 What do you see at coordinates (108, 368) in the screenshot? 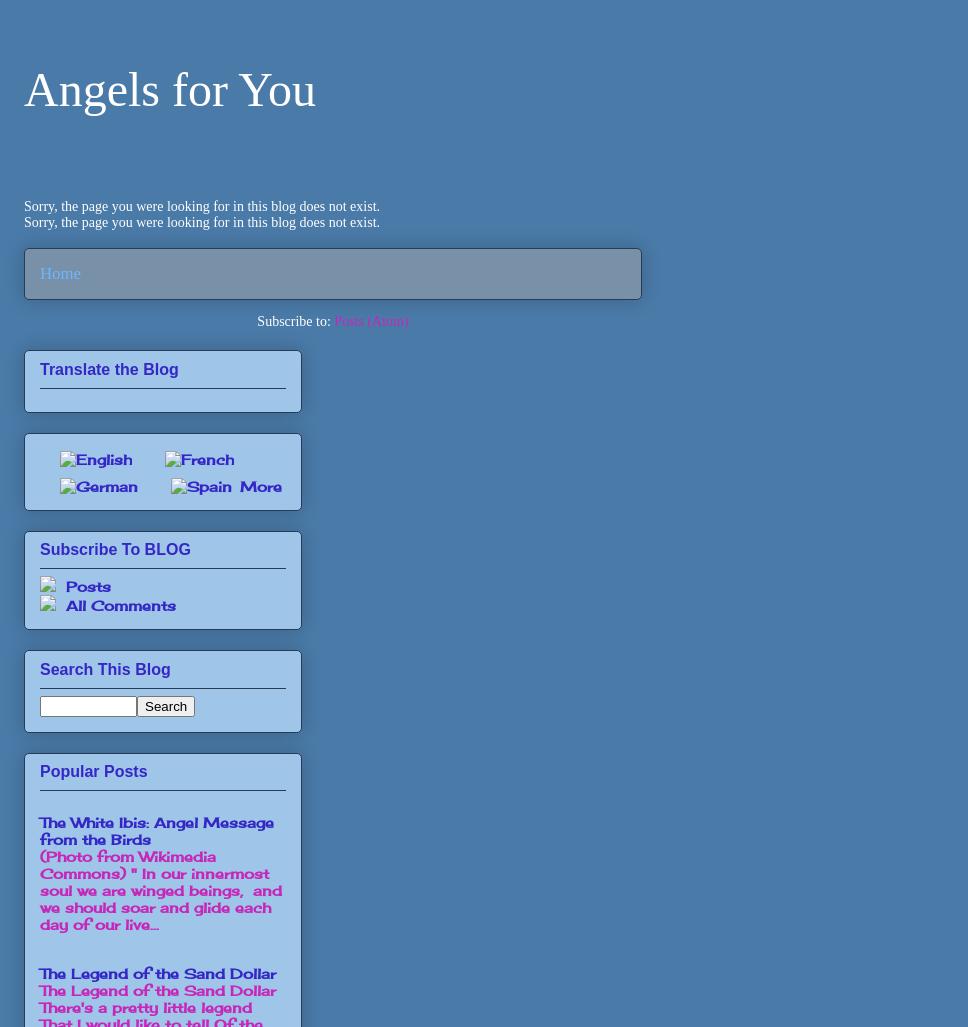
I see `'Translate the Blog'` at bounding box center [108, 368].